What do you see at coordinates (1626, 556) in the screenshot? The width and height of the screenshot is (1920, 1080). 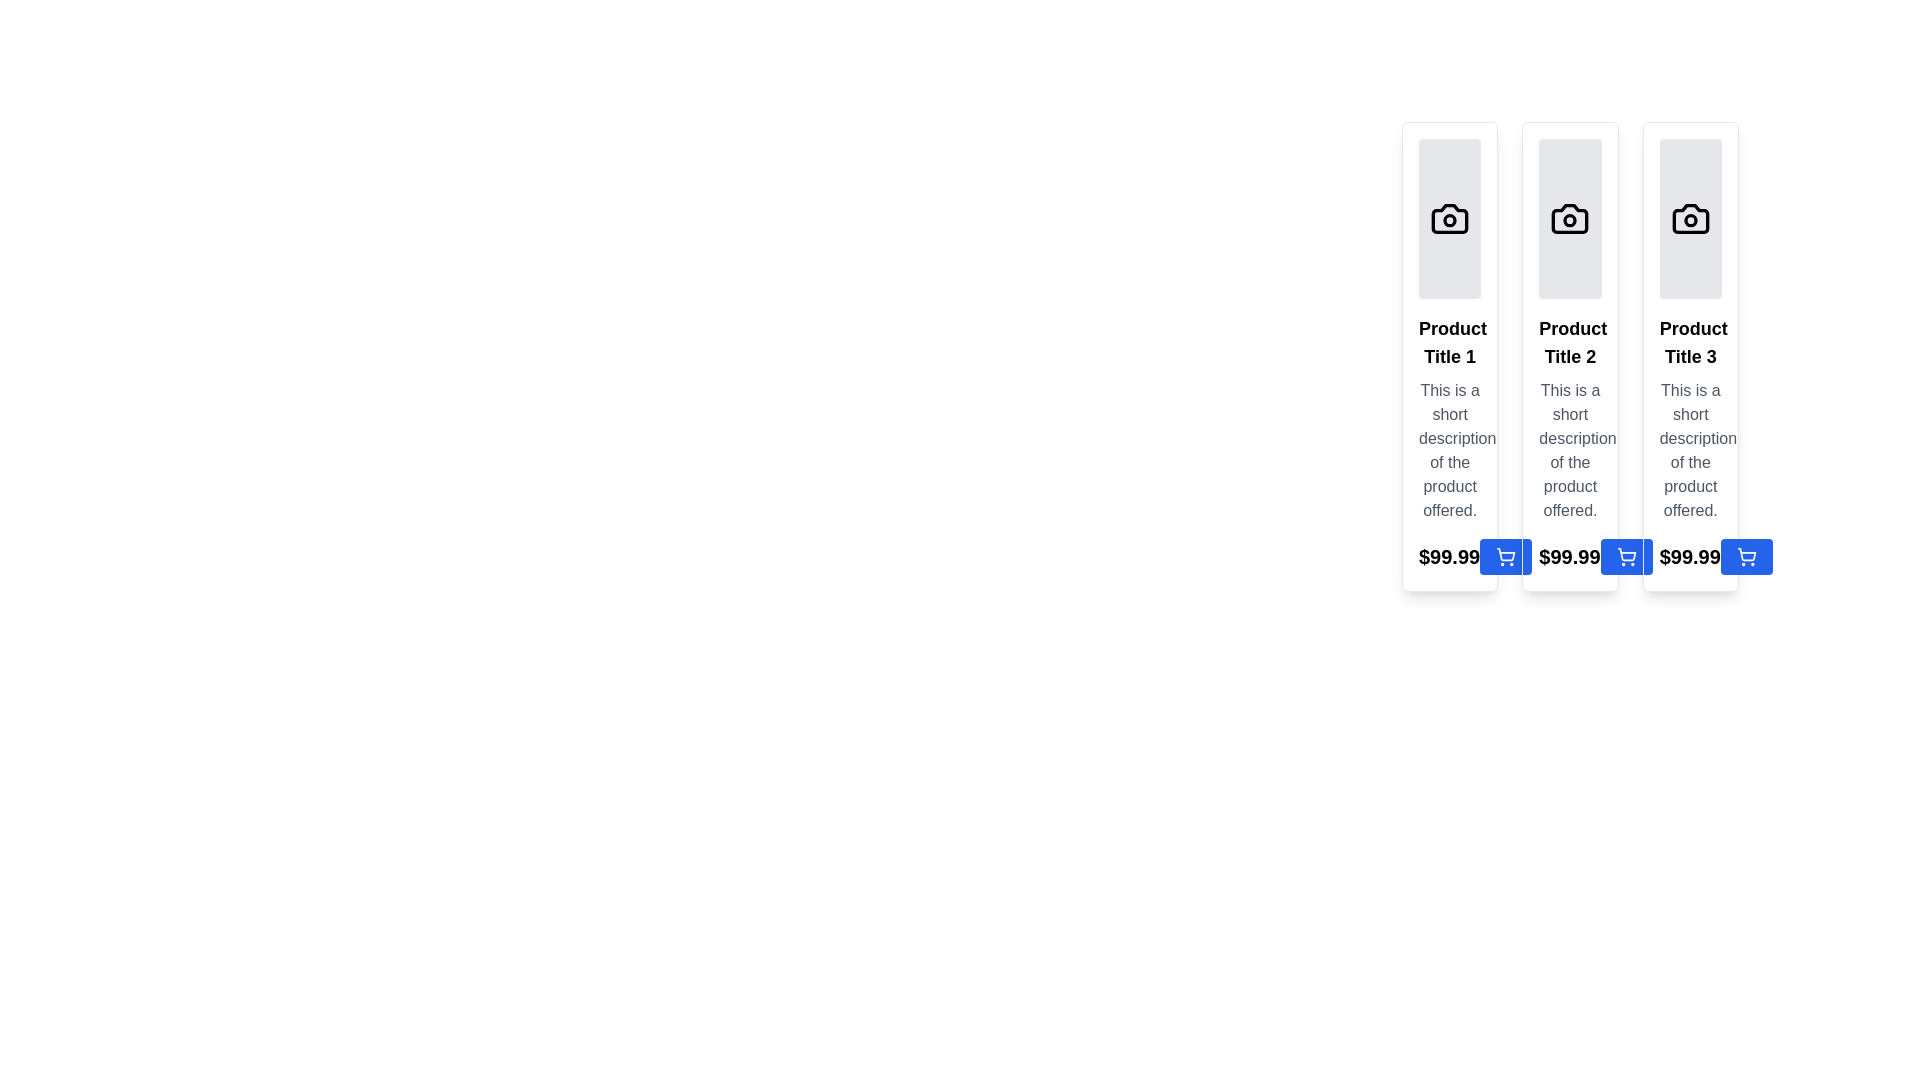 I see `the add-to-cart button located at the bottom-right corner of the card for Product Title 3` at bounding box center [1626, 556].